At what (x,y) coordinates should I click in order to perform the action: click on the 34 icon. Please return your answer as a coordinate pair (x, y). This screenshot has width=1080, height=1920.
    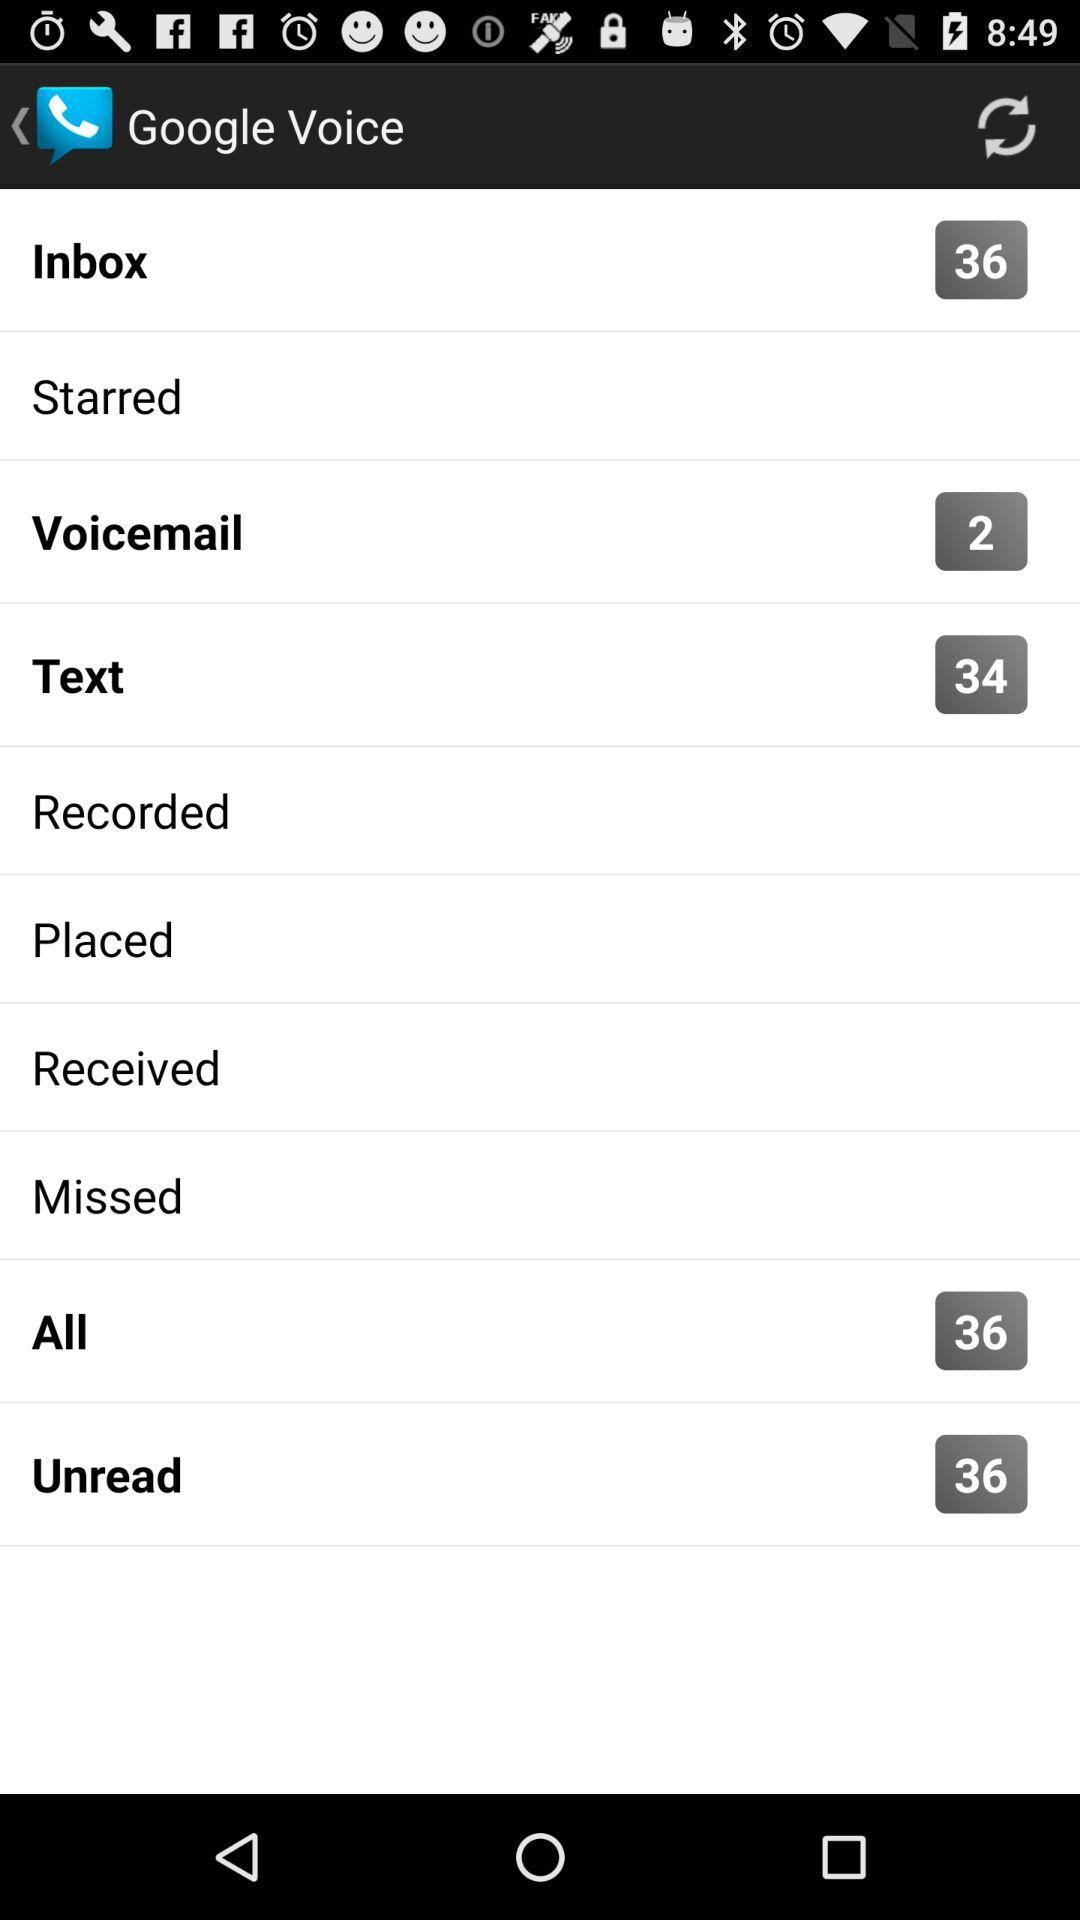
    Looking at the image, I should click on (980, 674).